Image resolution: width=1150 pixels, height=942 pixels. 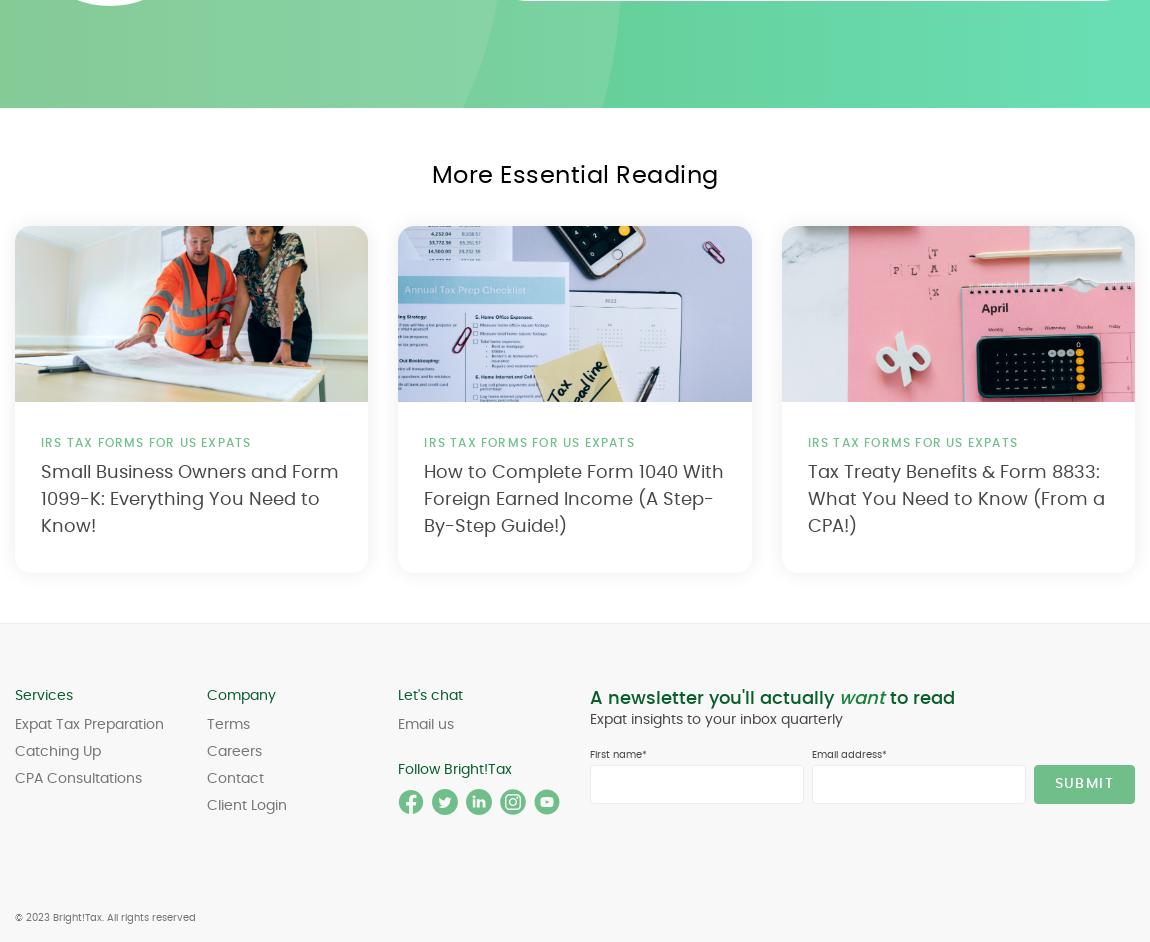 I want to click on 'Email address', so click(x=845, y=755).